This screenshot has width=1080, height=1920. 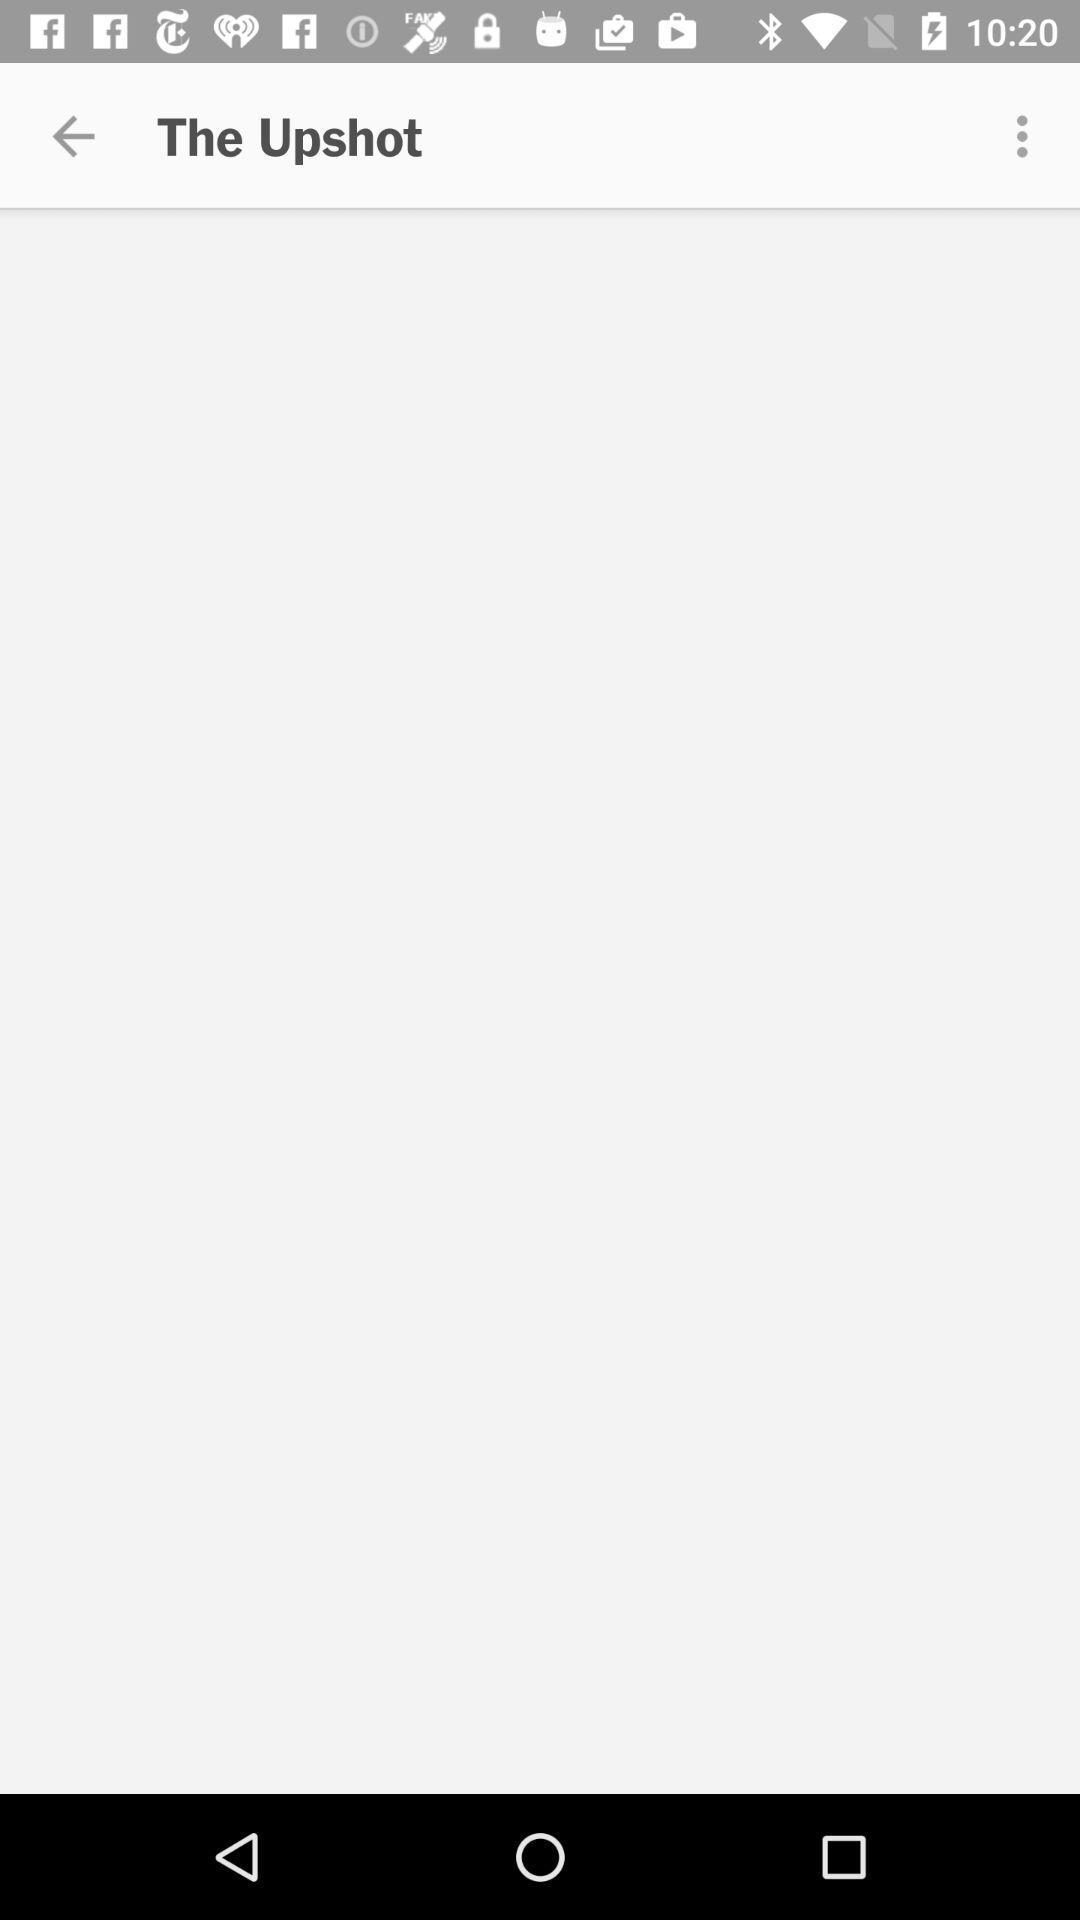 I want to click on the item to the right of the upshot, so click(x=1027, y=135).